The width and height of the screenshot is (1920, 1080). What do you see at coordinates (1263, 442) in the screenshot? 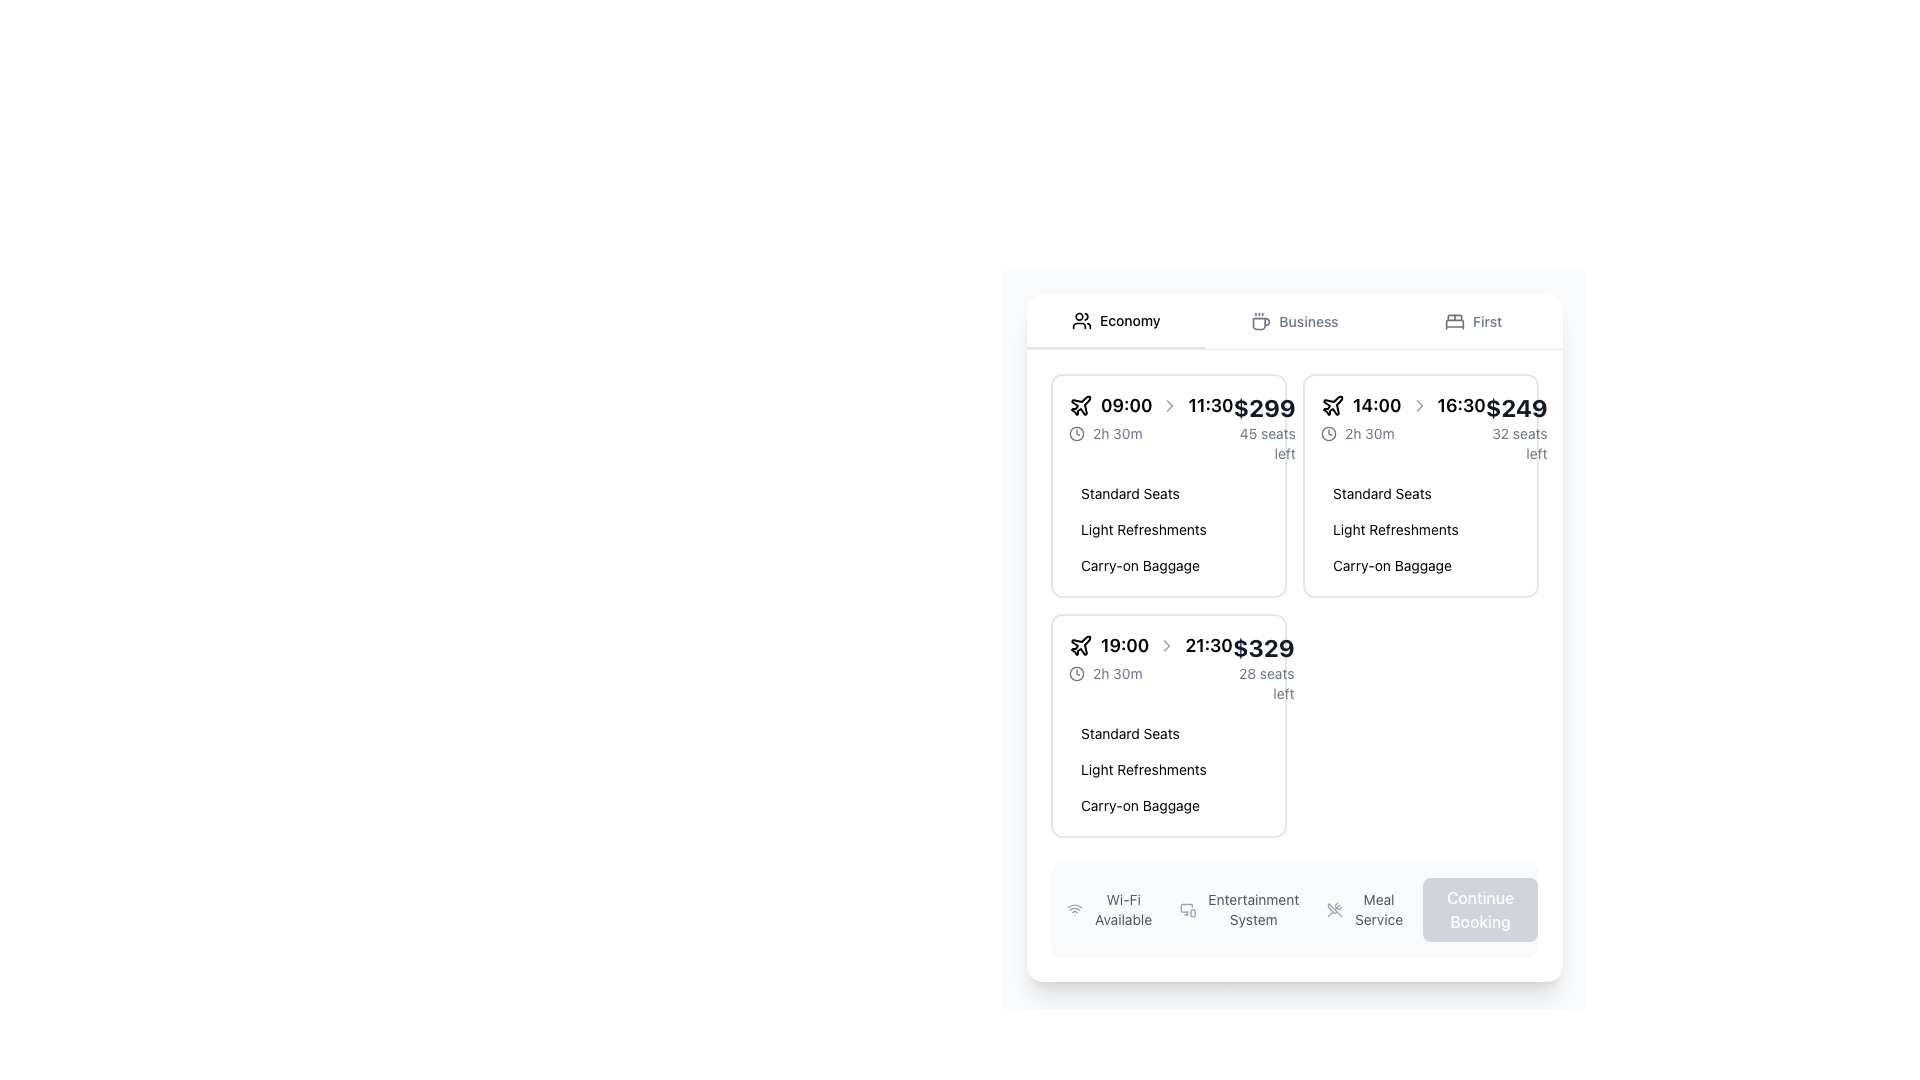
I see `text label displaying '45 seats left' located below the '$299' price text in the top-left ticket option of the ticket selection grid` at bounding box center [1263, 442].